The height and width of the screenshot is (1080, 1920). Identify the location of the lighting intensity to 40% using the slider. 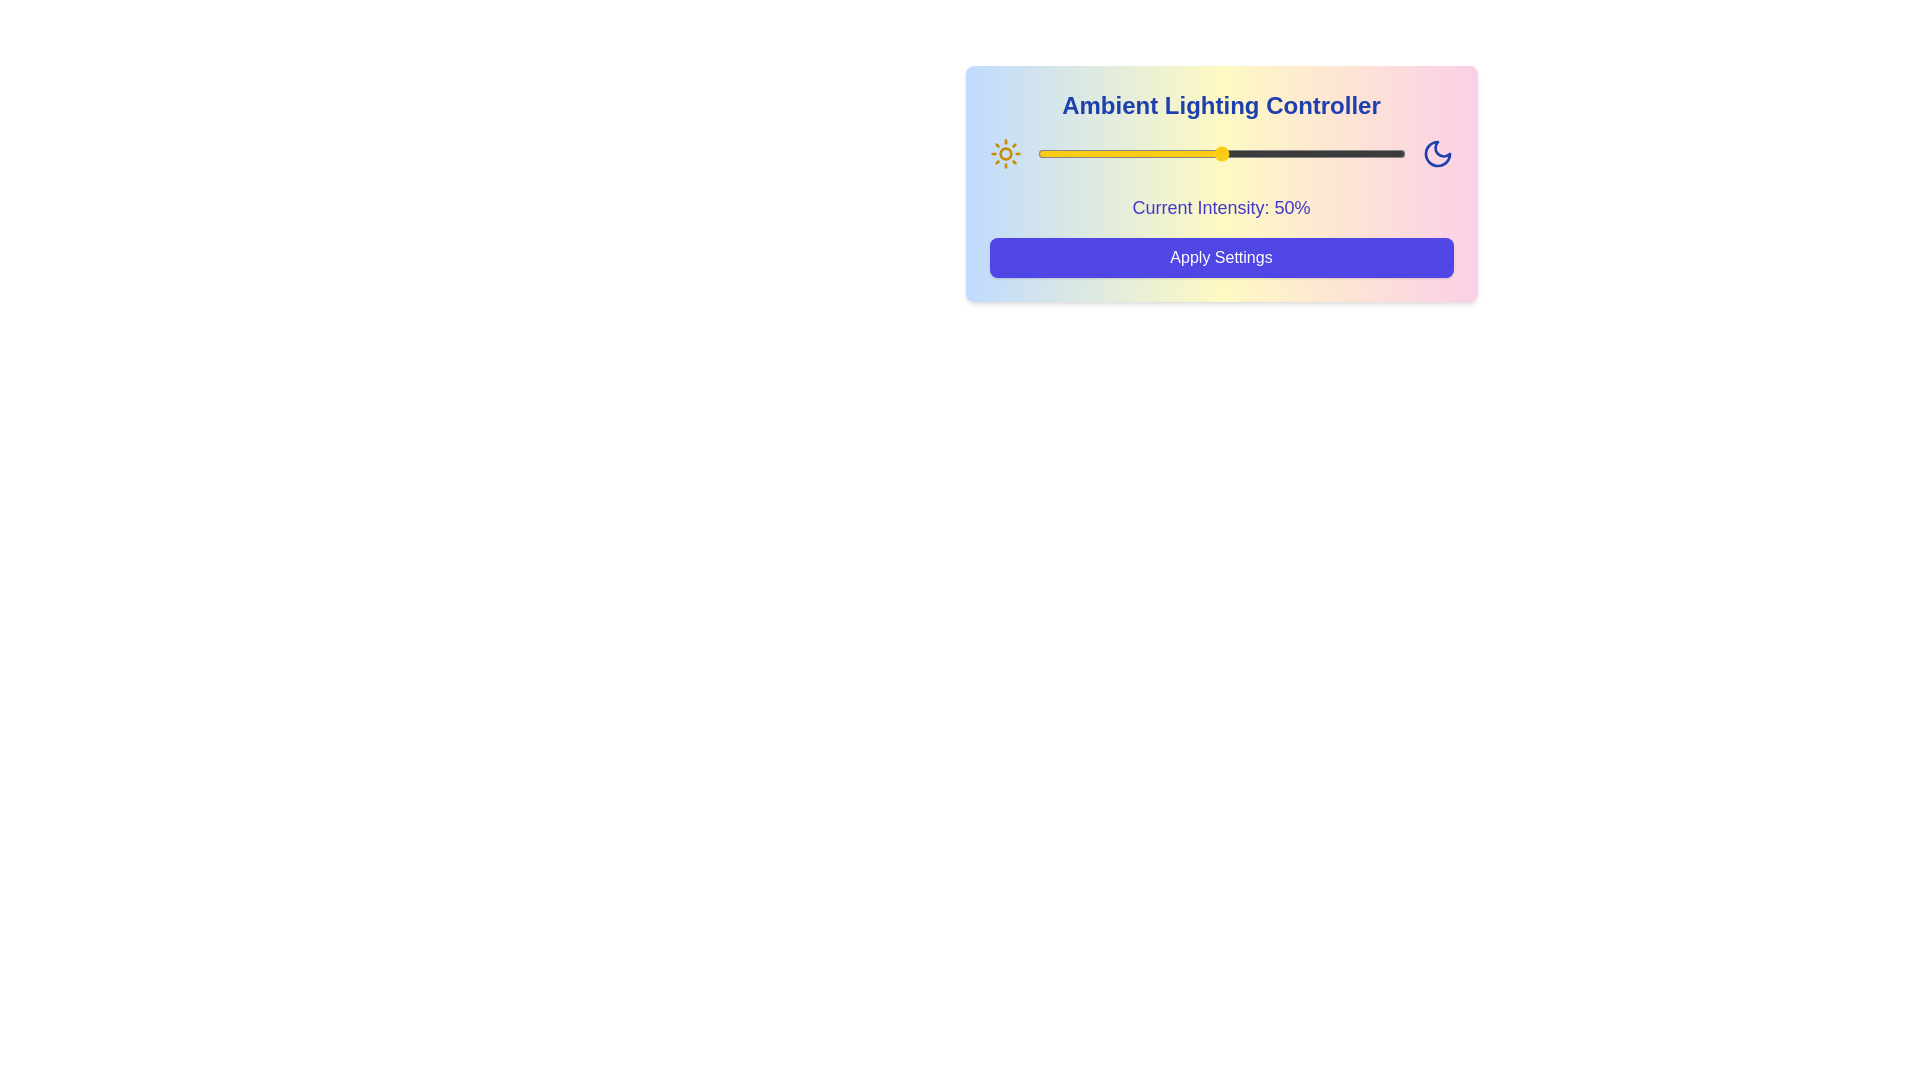
(1184, 153).